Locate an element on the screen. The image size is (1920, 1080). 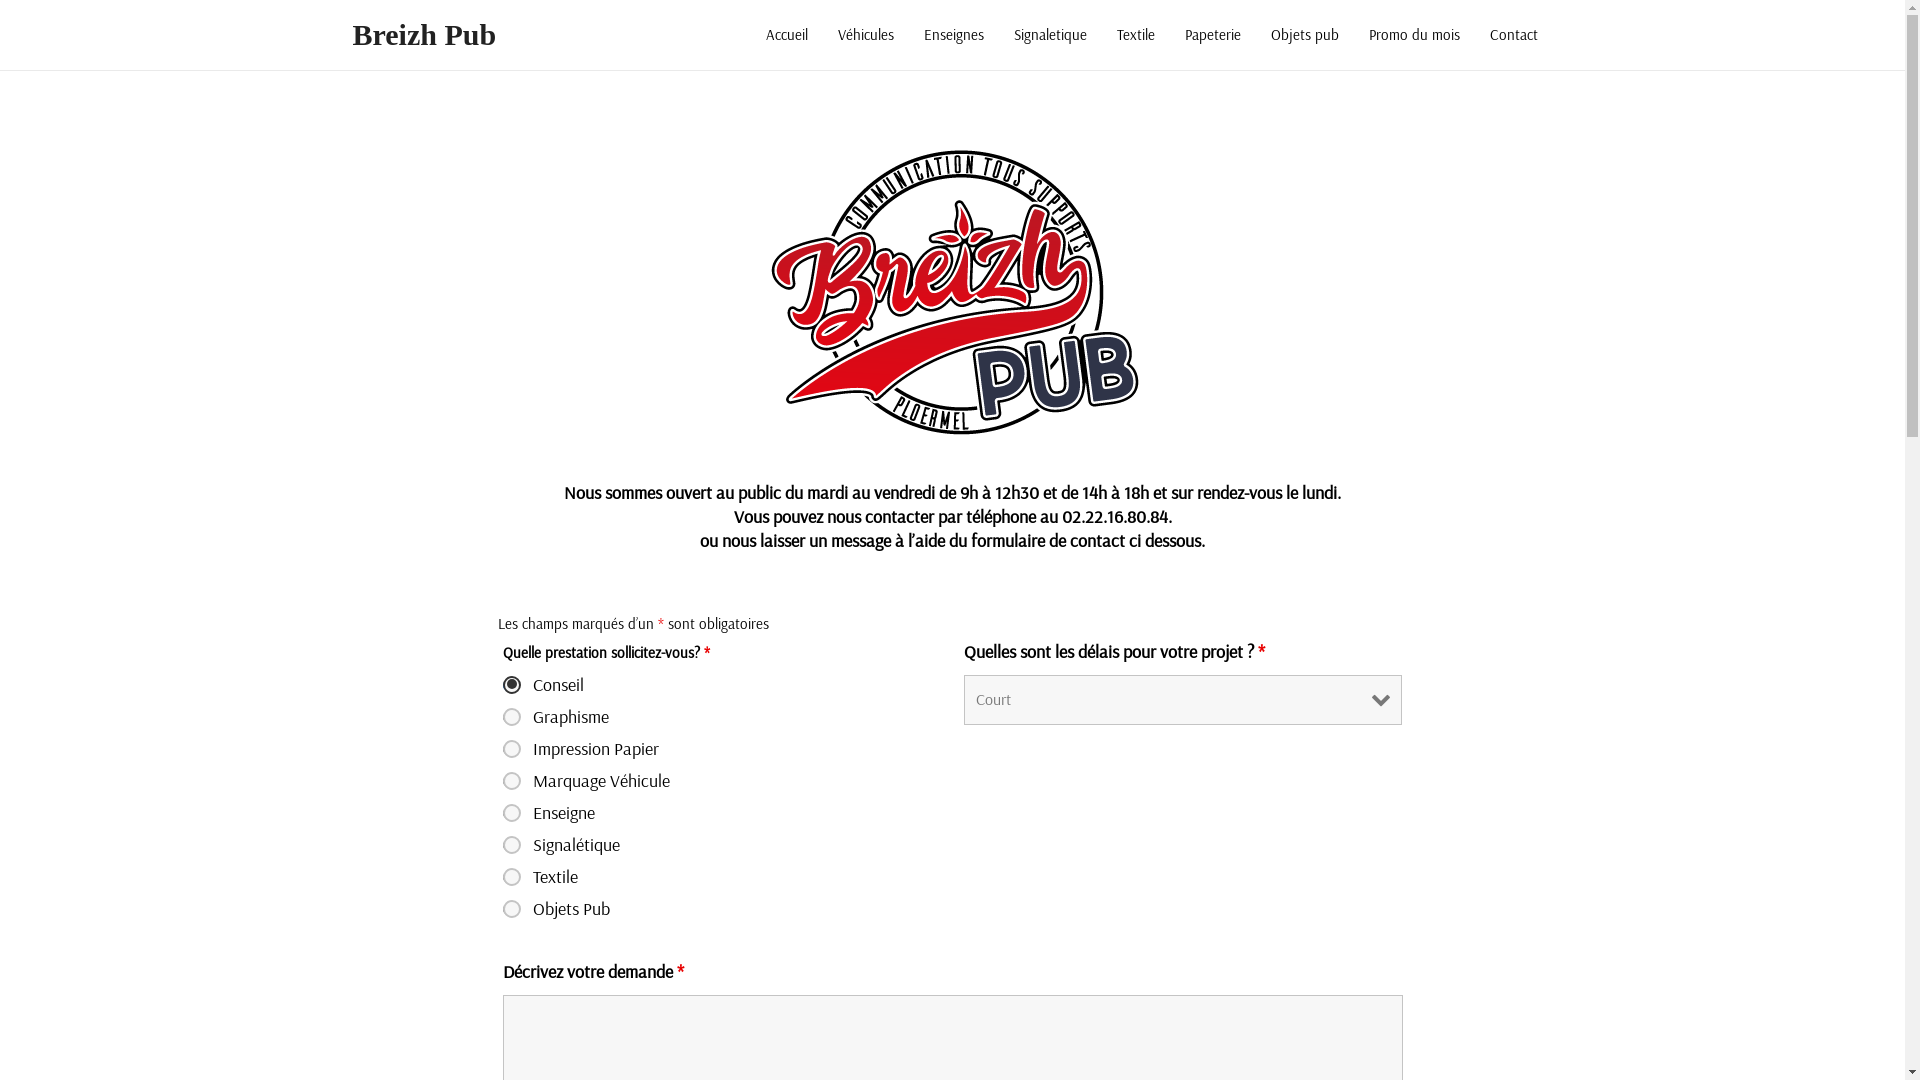
'Enseignes' is located at coordinates (952, 34).